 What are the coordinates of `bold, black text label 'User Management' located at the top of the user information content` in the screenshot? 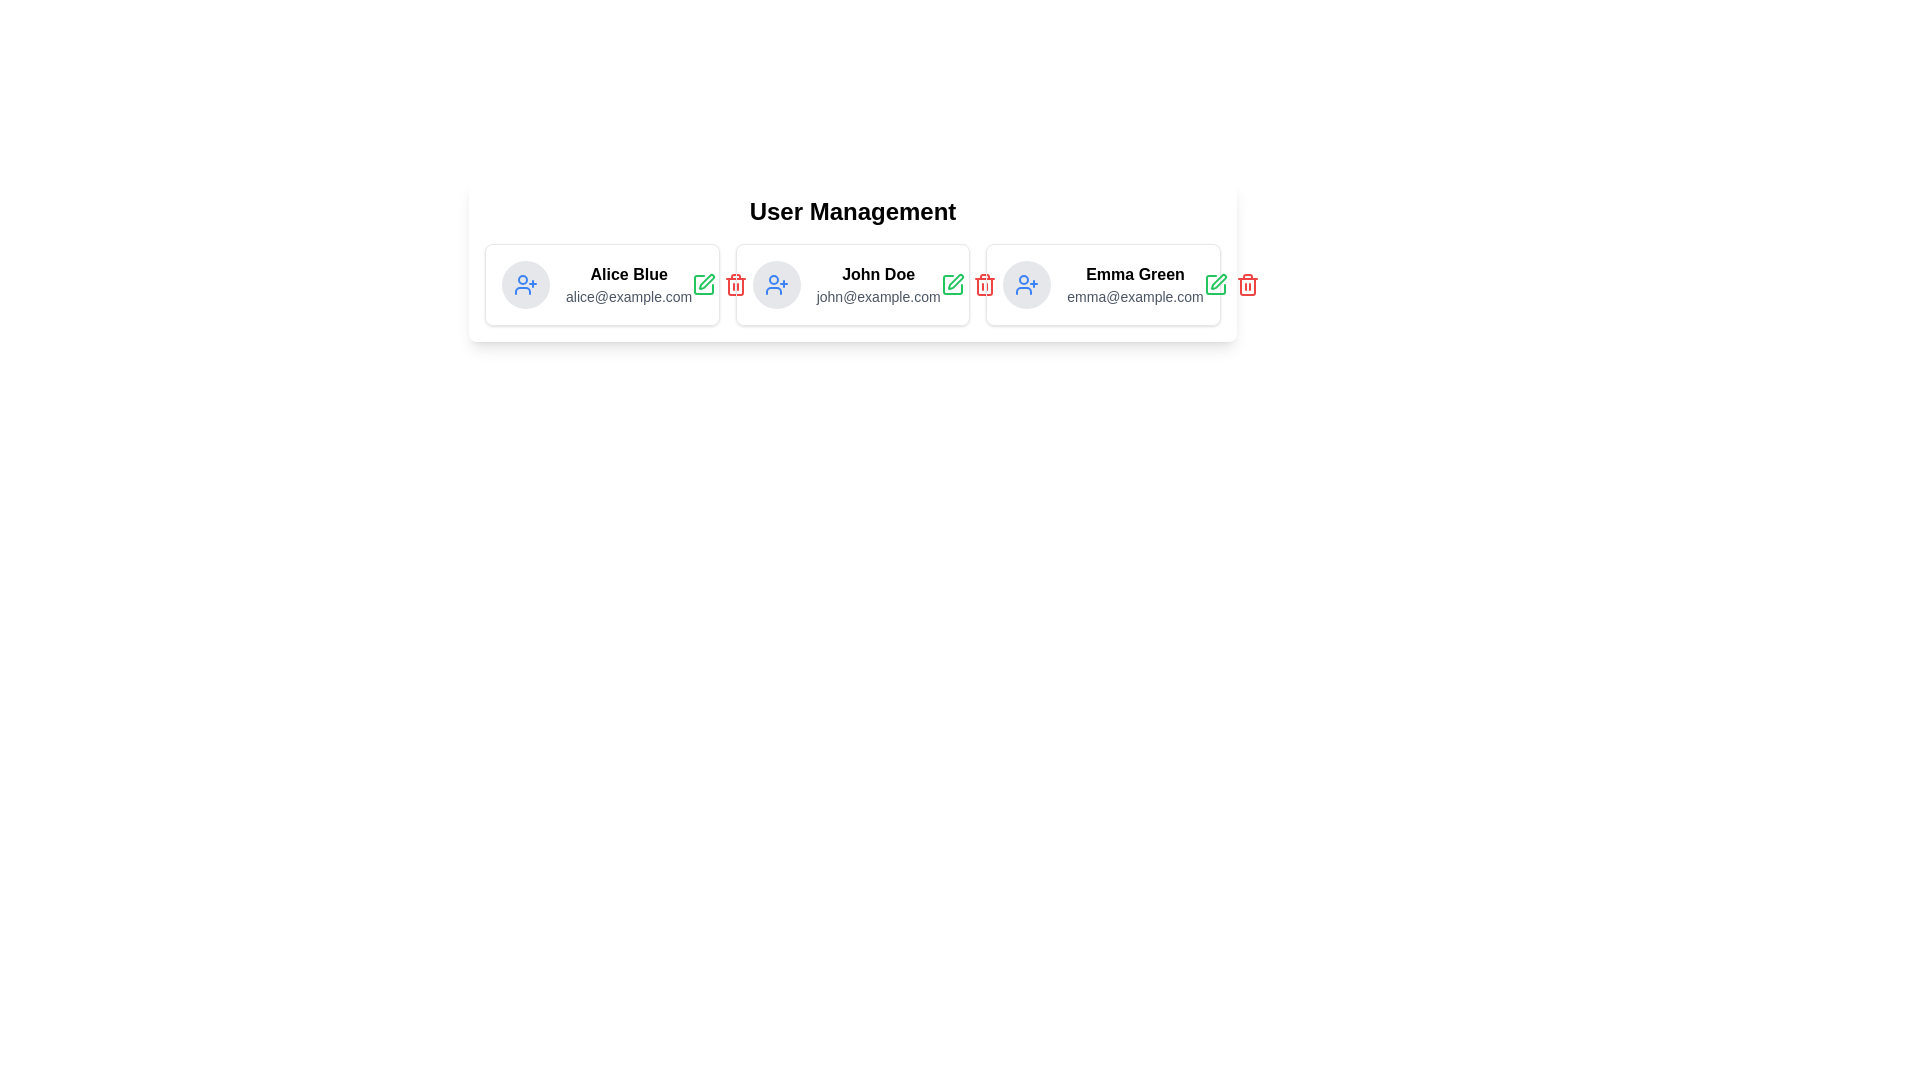 It's located at (853, 212).